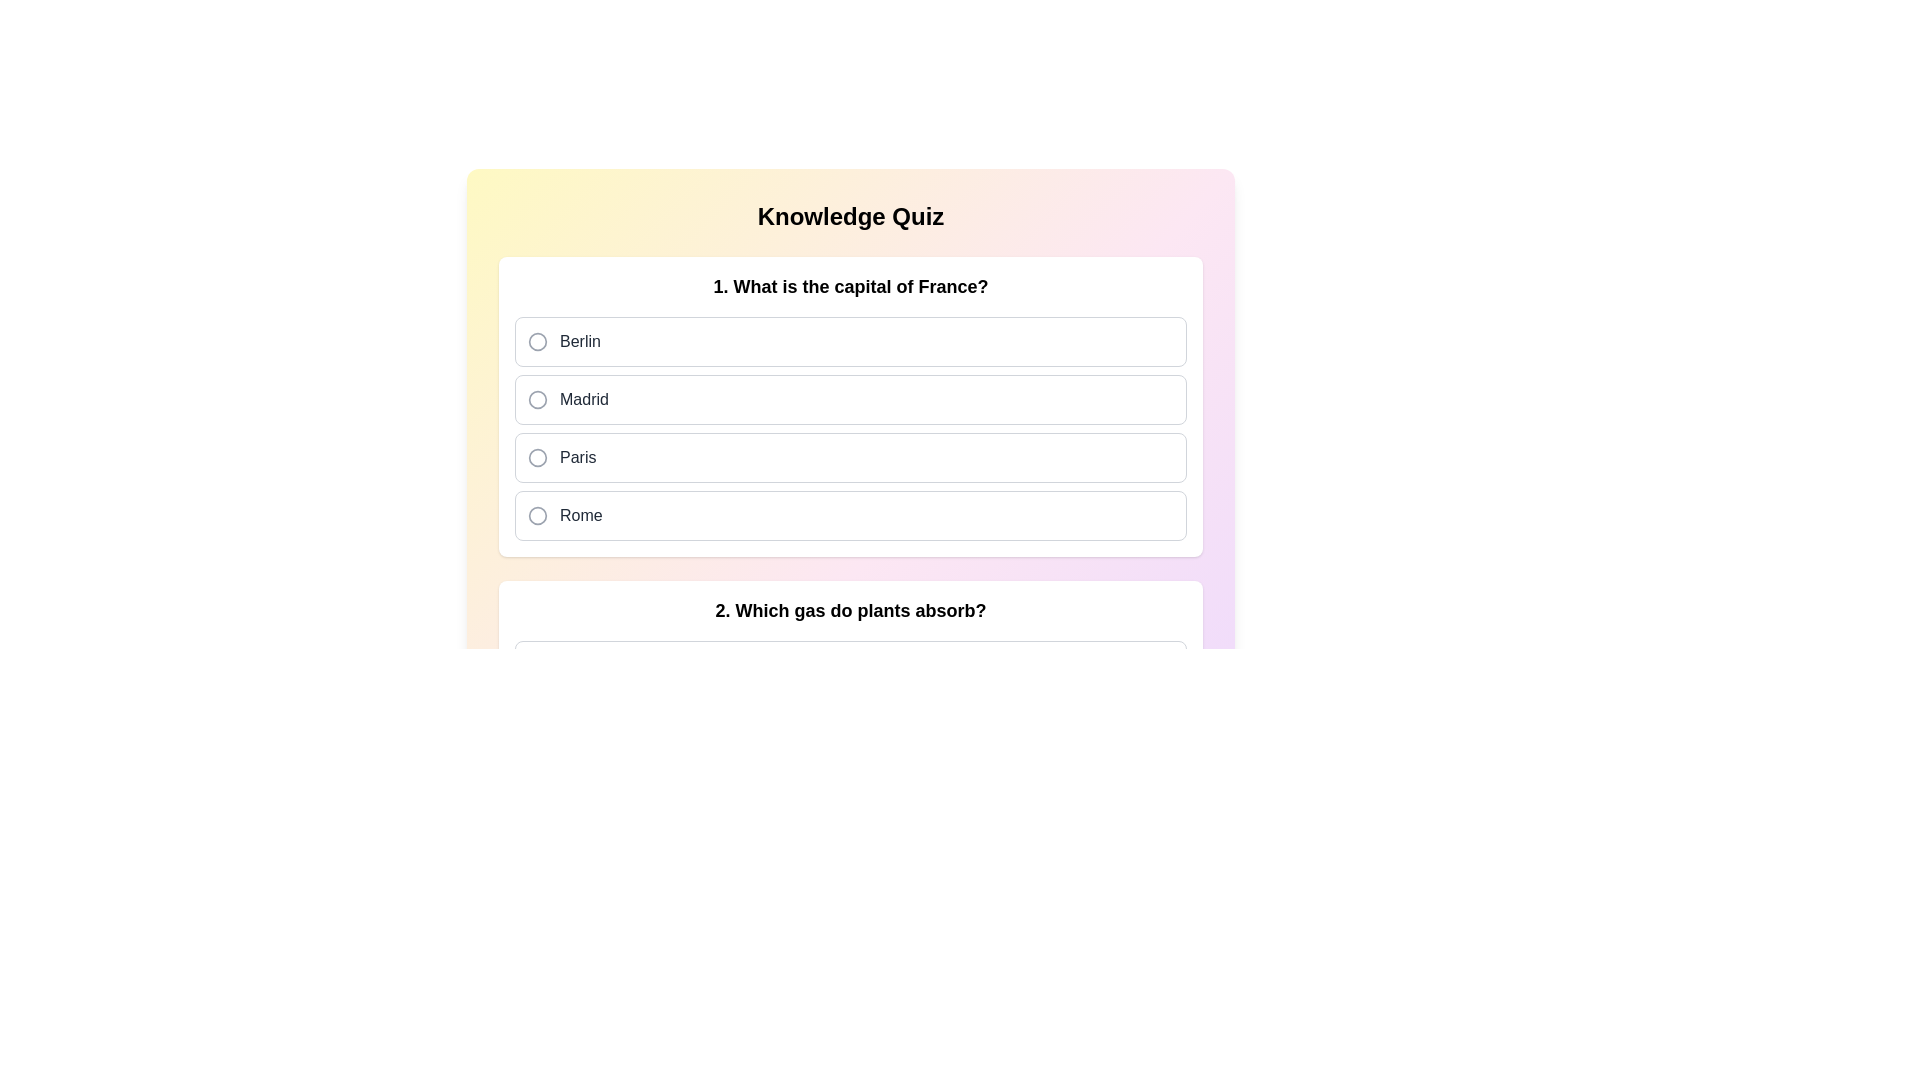 The width and height of the screenshot is (1920, 1080). What do you see at coordinates (537, 515) in the screenshot?
I see `the circular icon located to the left of the text 'Rome' in the answer option for the question 'What is the capital of France?' if it is enabled` at bounding box center [537, 515].